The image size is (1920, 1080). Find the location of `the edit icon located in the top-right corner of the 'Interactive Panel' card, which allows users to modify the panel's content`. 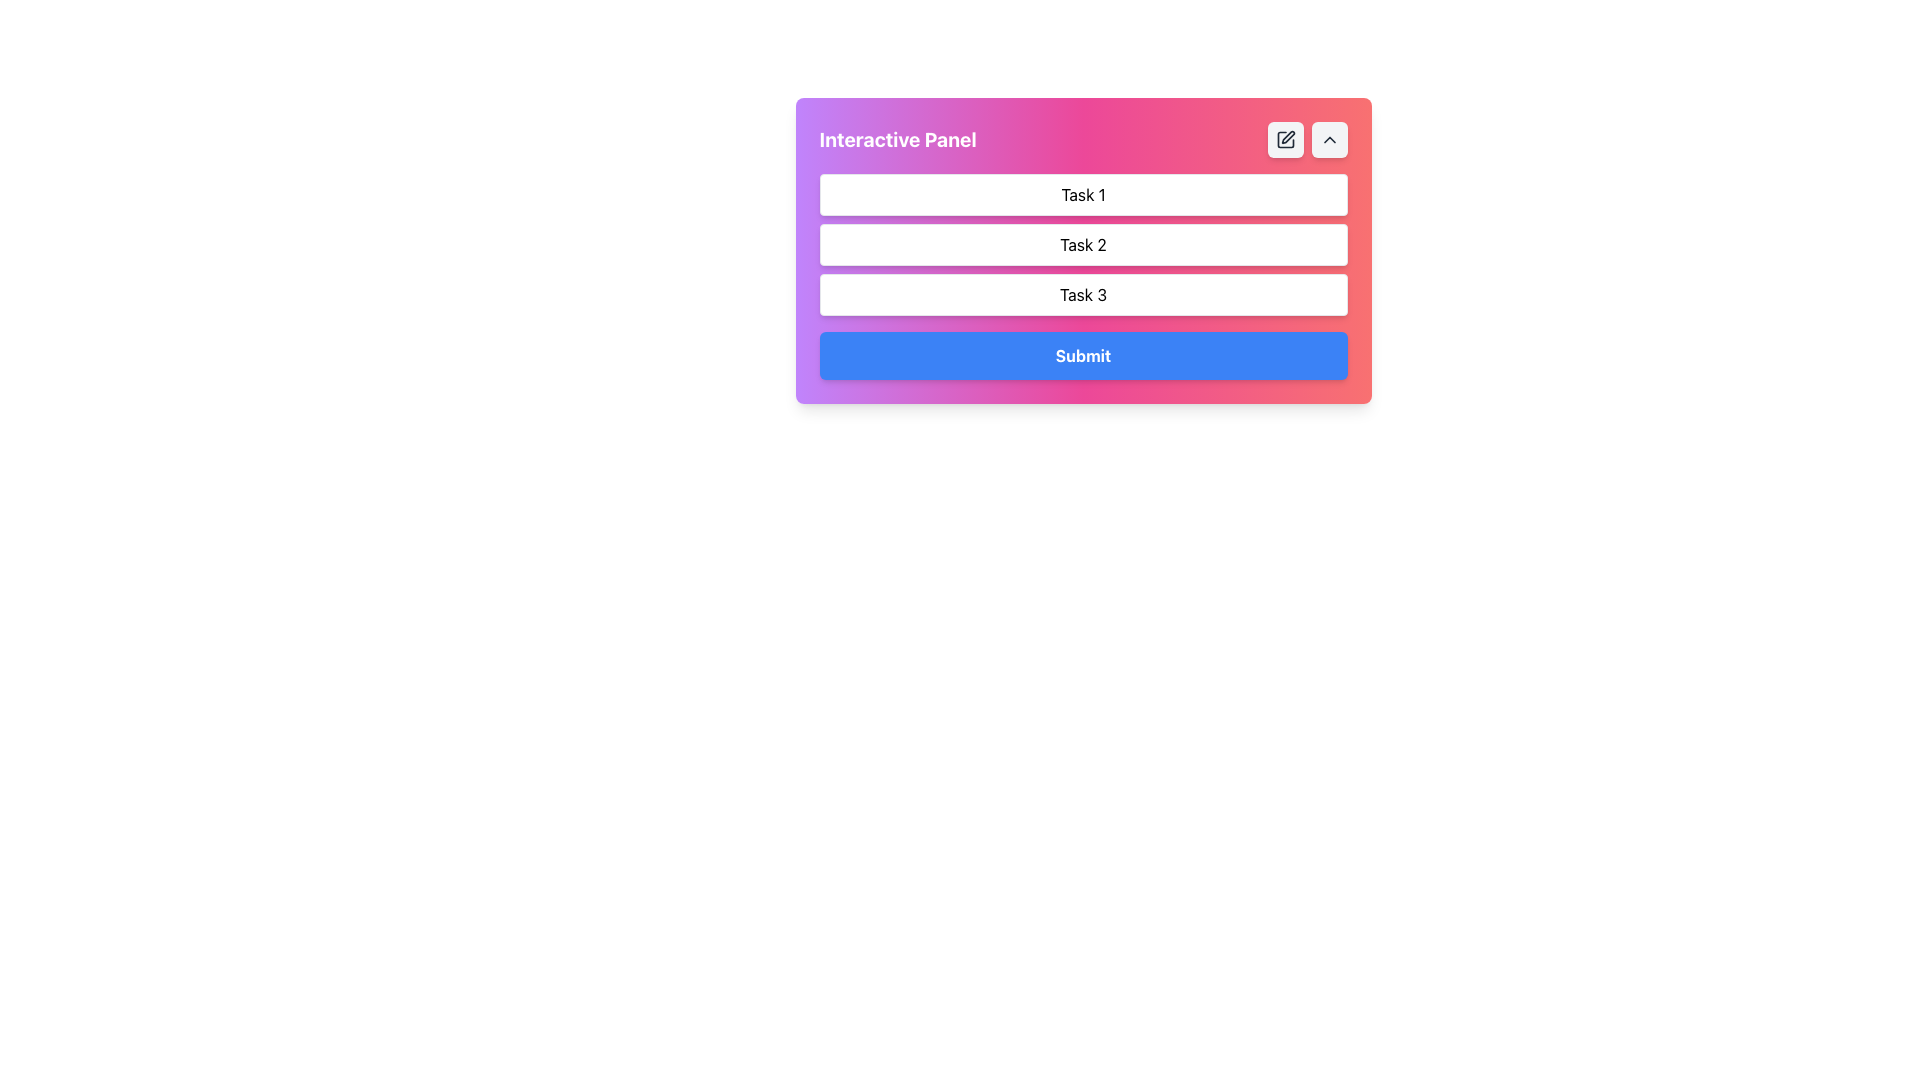

the edit icon located in the top-right corner of the 'Interactive Panel' card, which allows users to modify the panel's content is located at coordinates (1287, 136).